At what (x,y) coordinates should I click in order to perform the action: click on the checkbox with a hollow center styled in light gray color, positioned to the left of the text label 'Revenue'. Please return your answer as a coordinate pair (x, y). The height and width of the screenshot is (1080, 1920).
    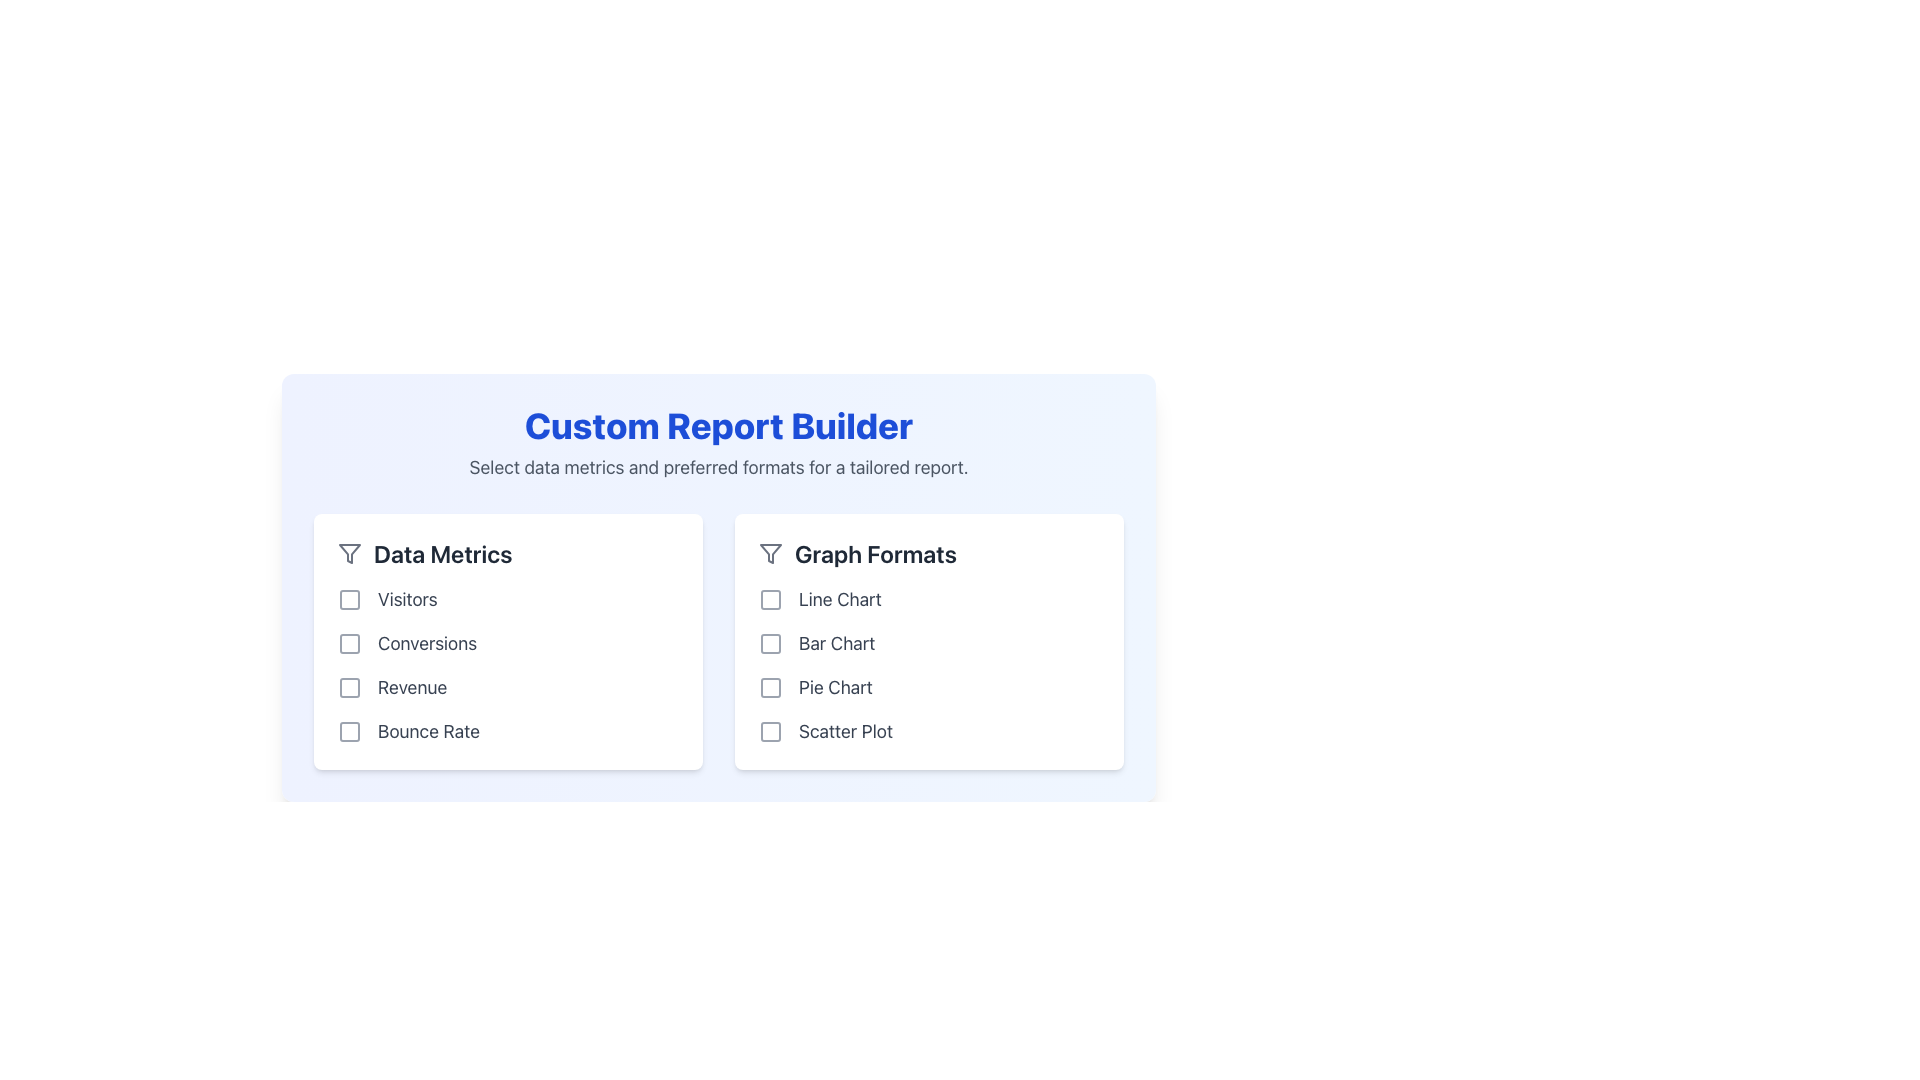
    Looking at the image, I should click on (350, 686).